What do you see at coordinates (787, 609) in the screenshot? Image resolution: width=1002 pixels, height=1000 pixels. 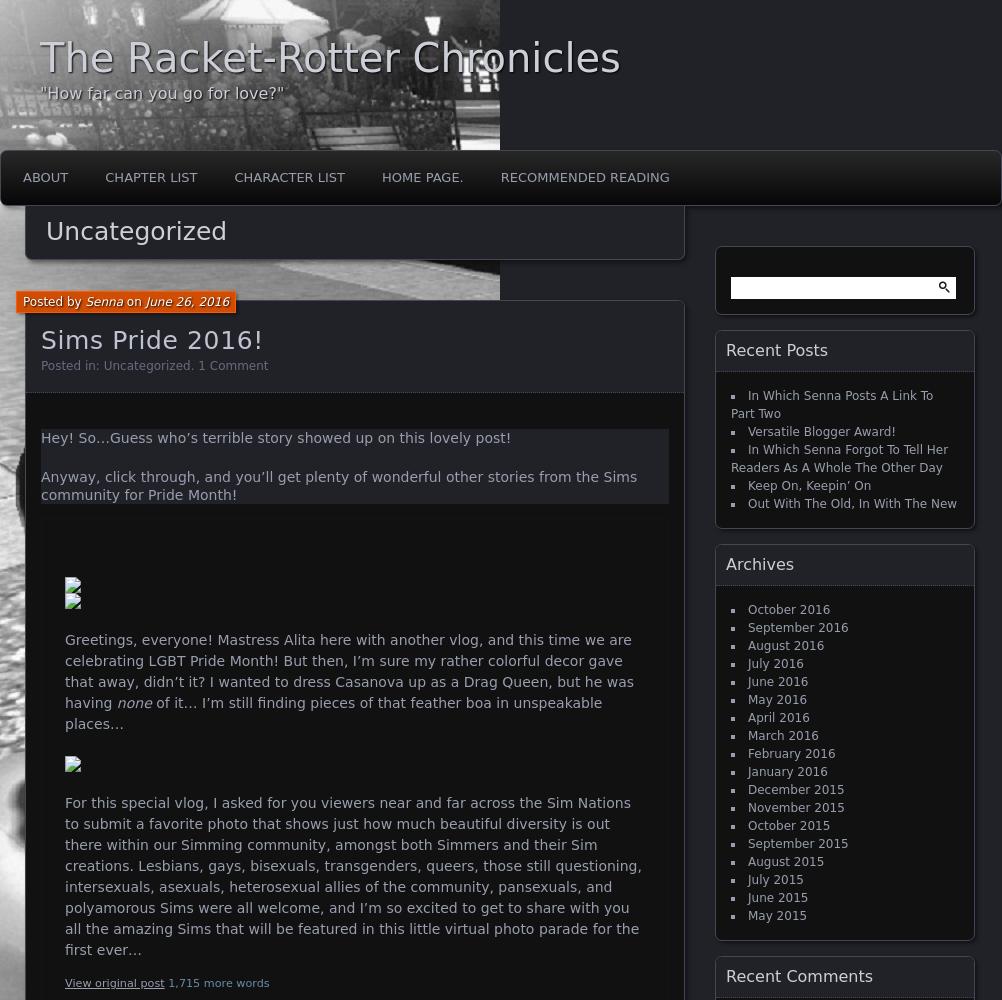 I see `'October 2016'` at bounding box center [787, 609].